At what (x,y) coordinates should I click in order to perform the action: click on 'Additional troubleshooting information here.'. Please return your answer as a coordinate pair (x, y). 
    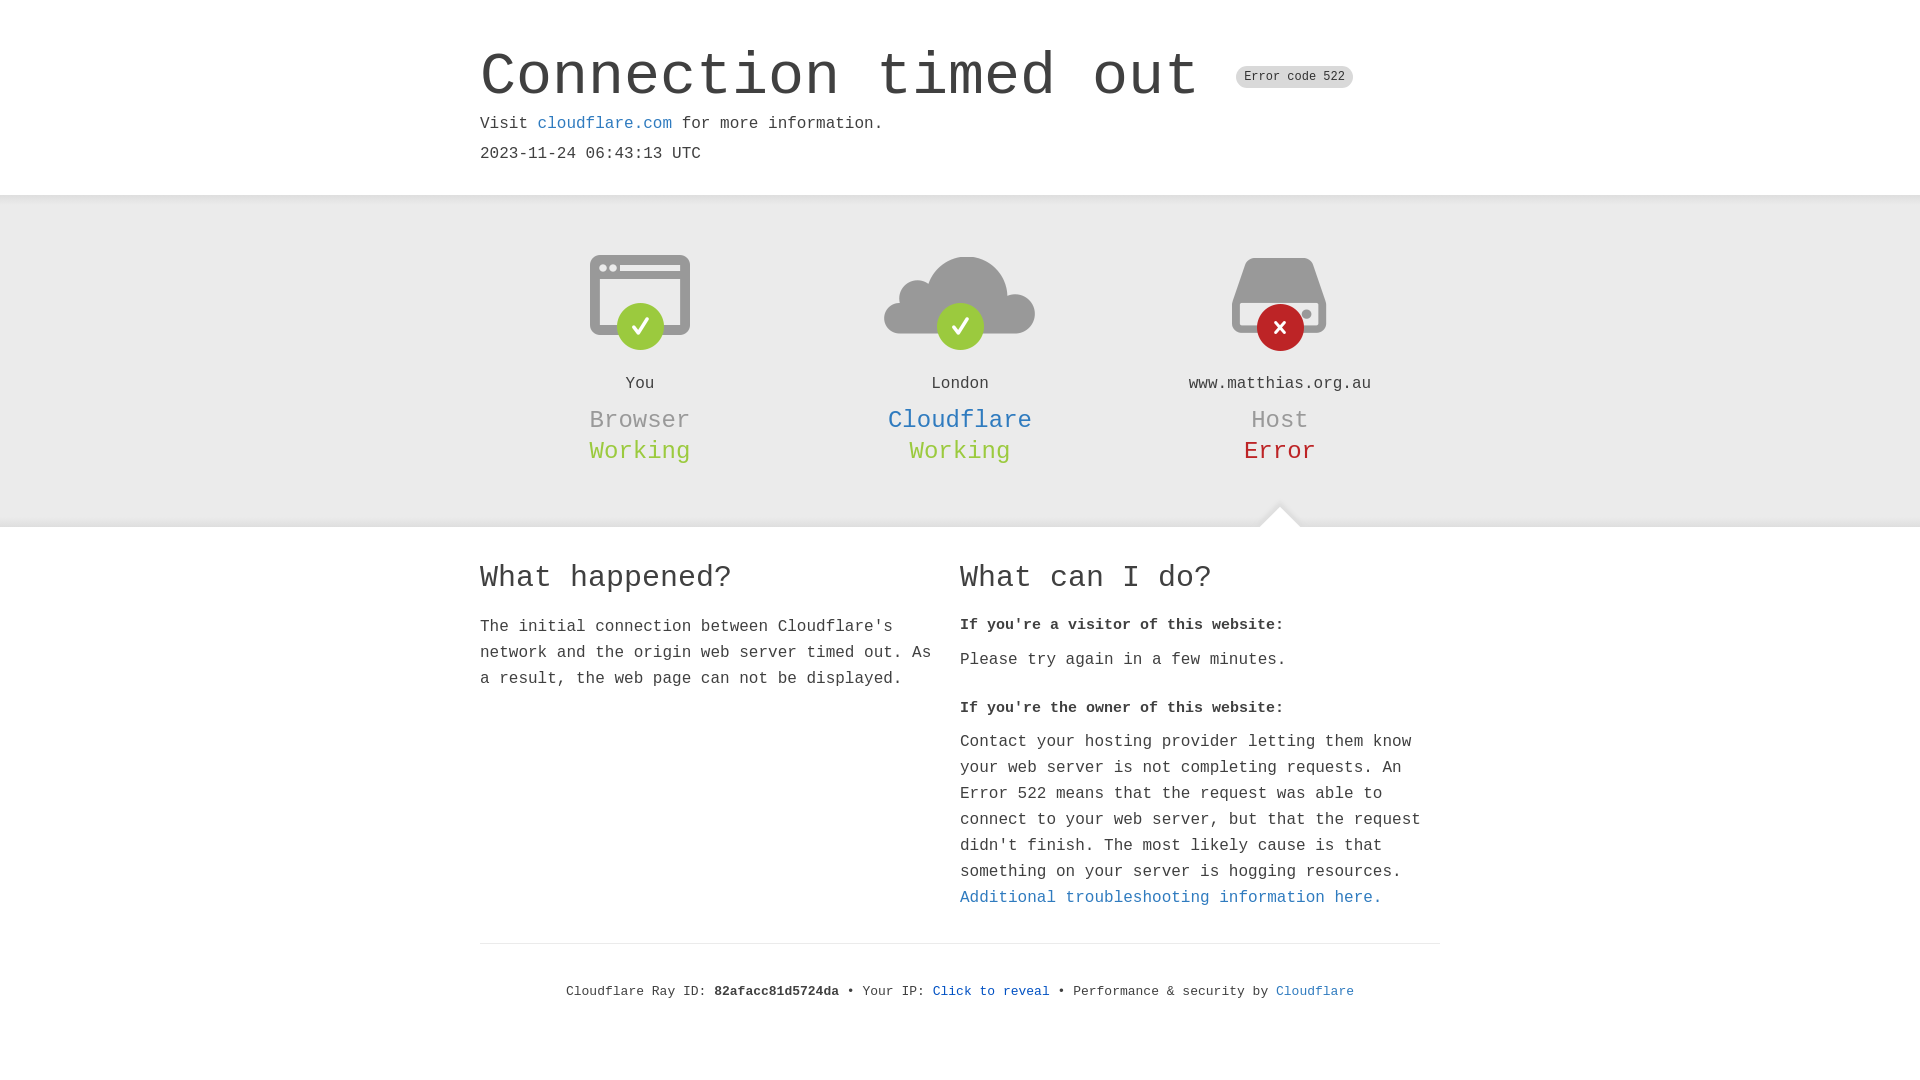
    Looking at the image, I should click on (1171, 897).